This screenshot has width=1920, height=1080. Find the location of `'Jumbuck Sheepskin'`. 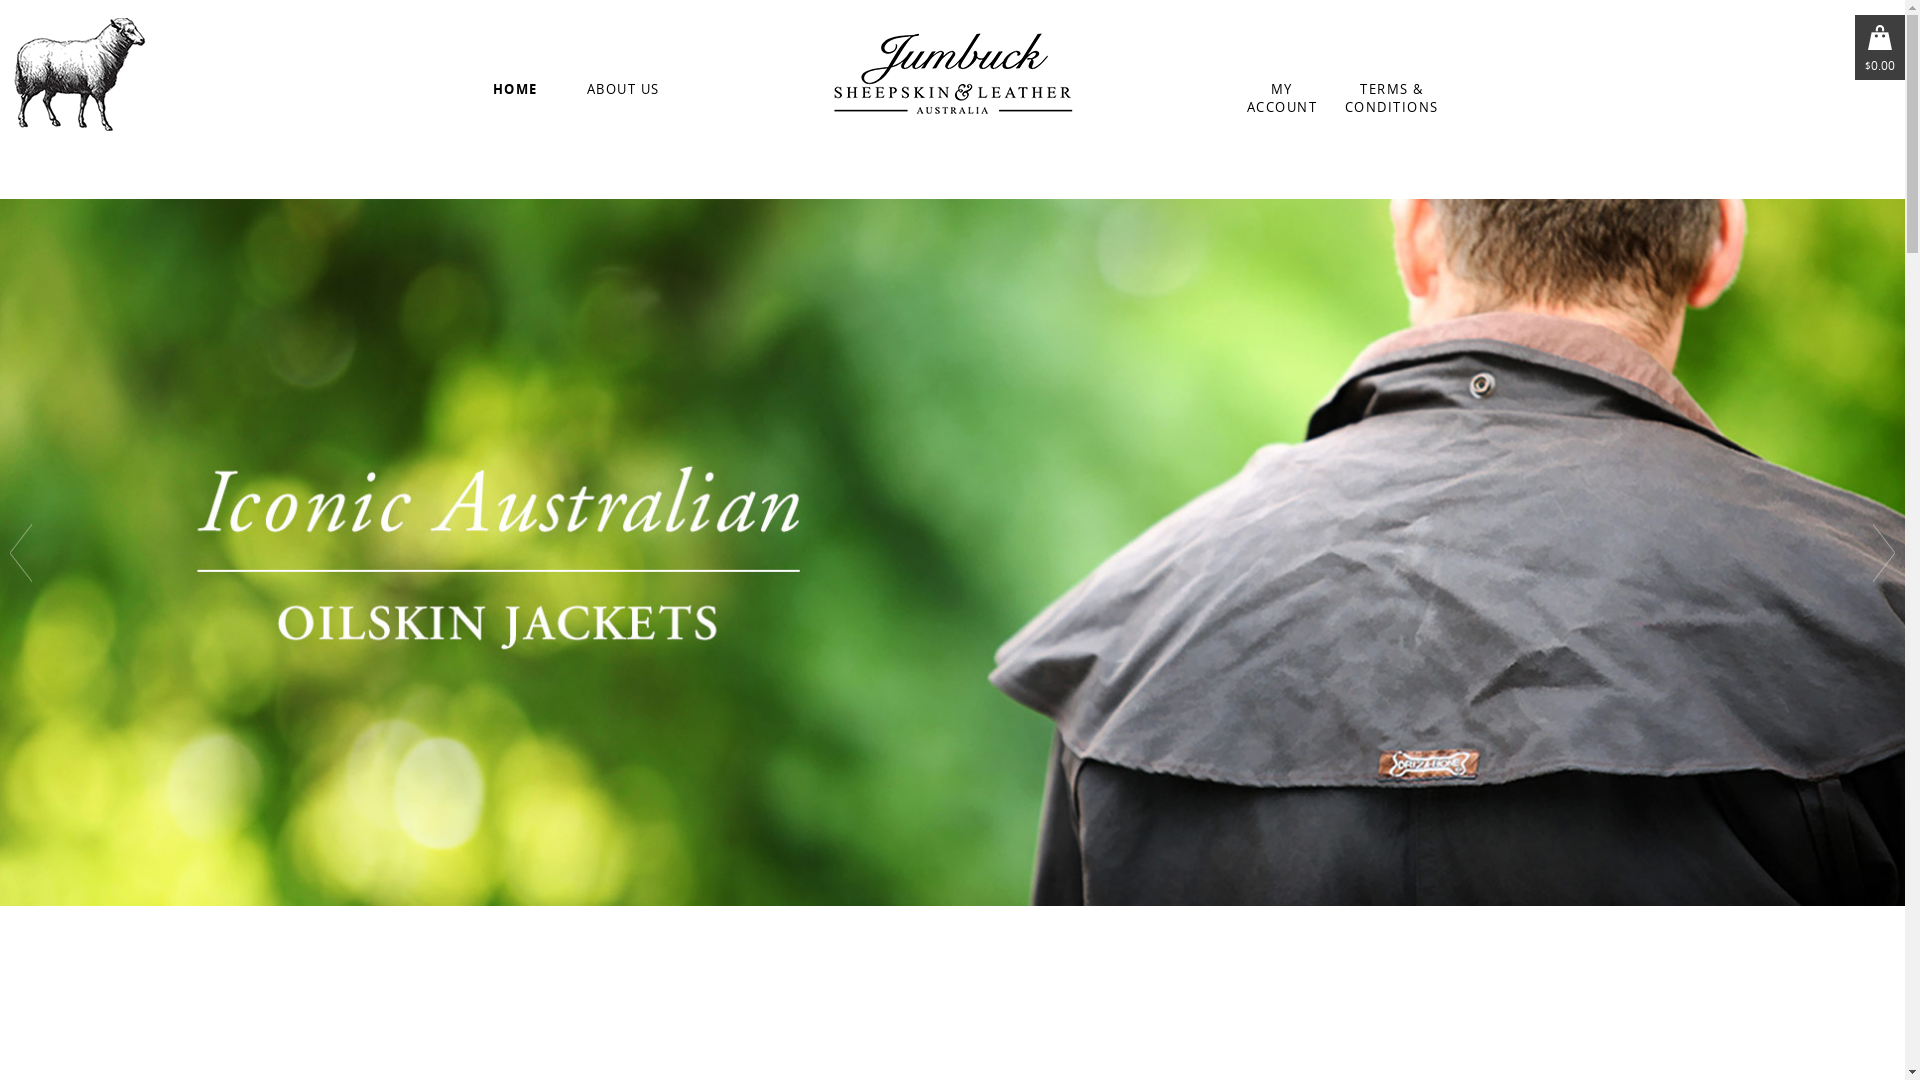

'Jumbuck Sheepskin' is located at coordinates (952, 71).